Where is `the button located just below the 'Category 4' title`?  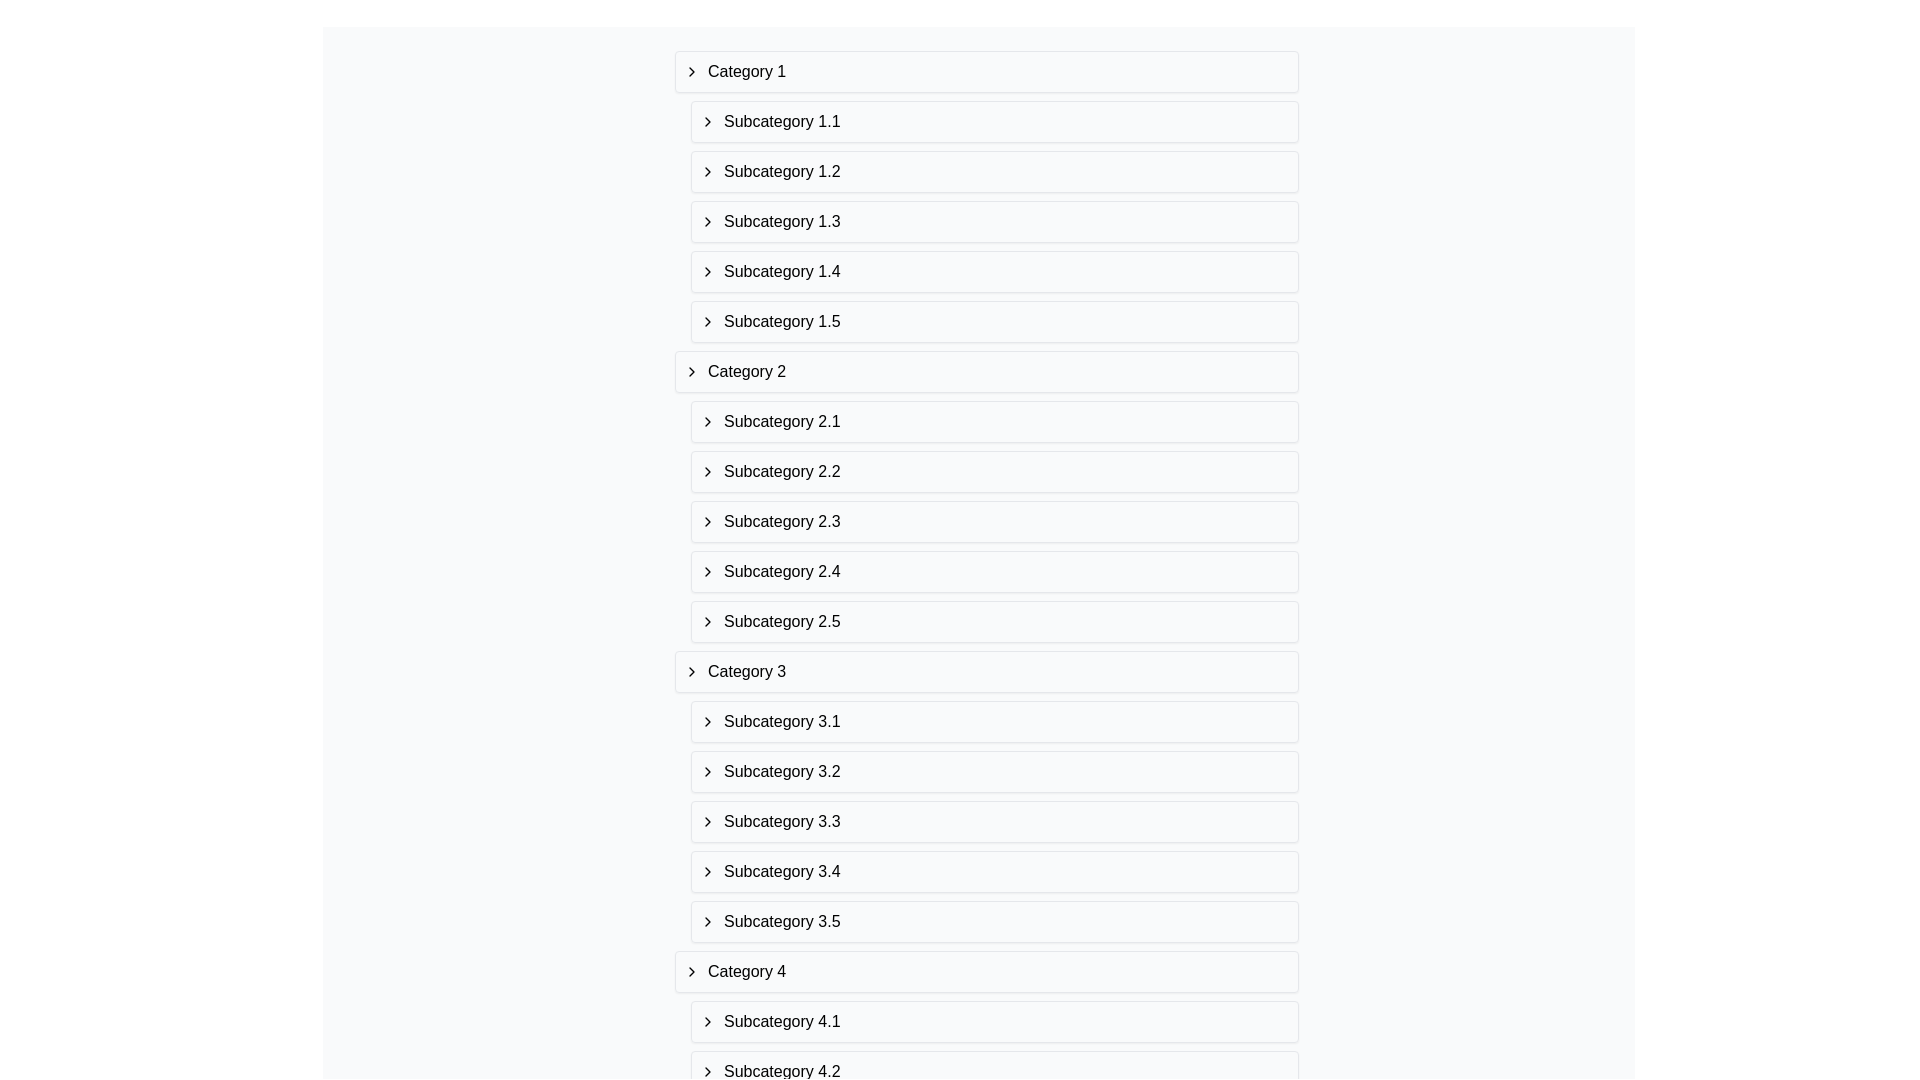 the button located just below the 'Category 4' title is located at coordinates (994, 1022).